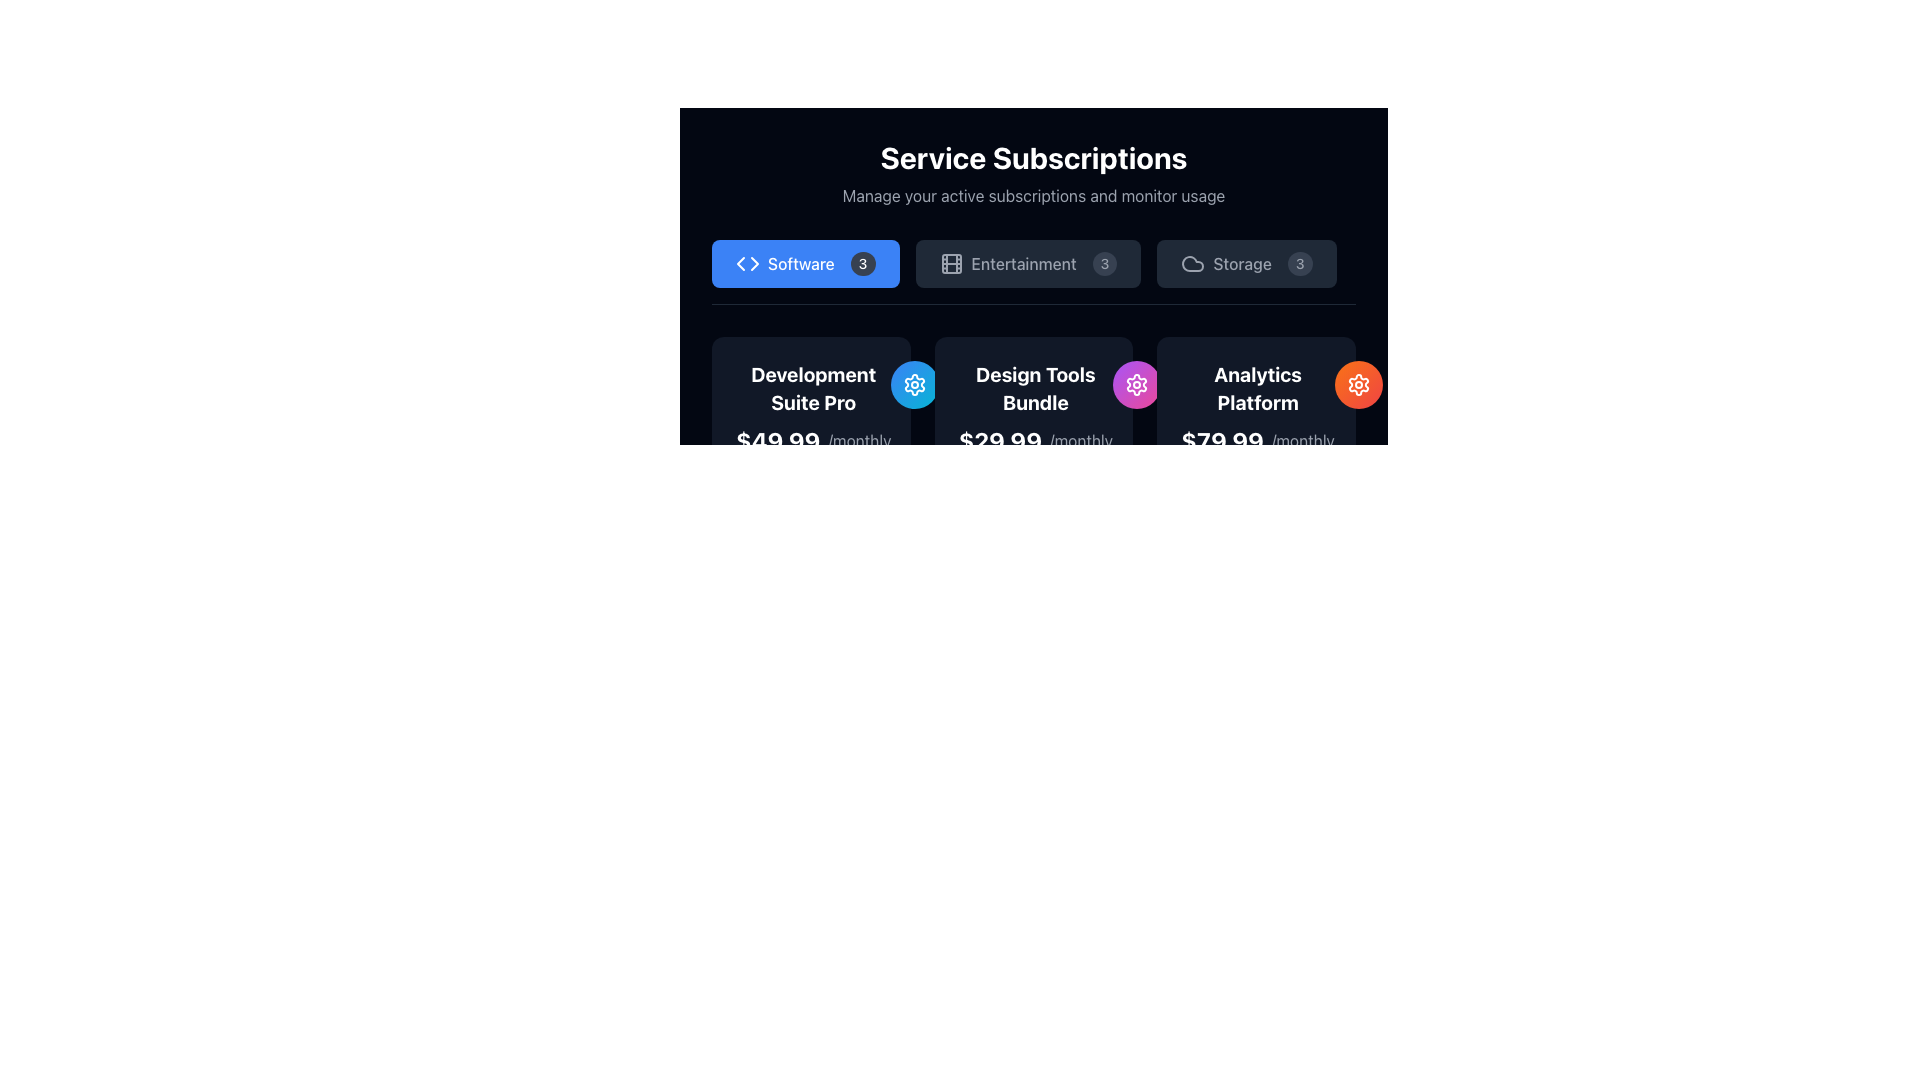 This screenshot has height=1080, width=1920. I want to click on the 'Analytics Platform' text display component, which shows the title and price on a dark background, positioned as the third card in a grid layout, so click(1255, 407).